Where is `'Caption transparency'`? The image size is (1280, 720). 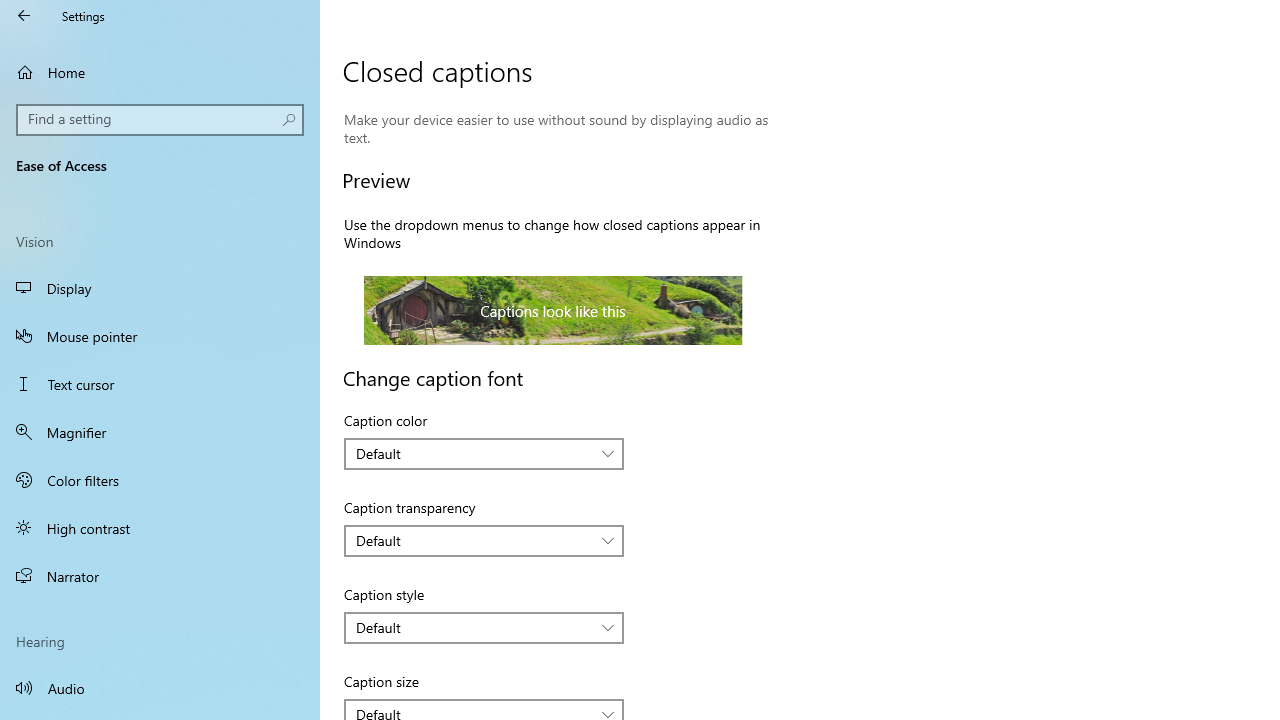 'Caption transparency' is located at coordinates (484, 541).